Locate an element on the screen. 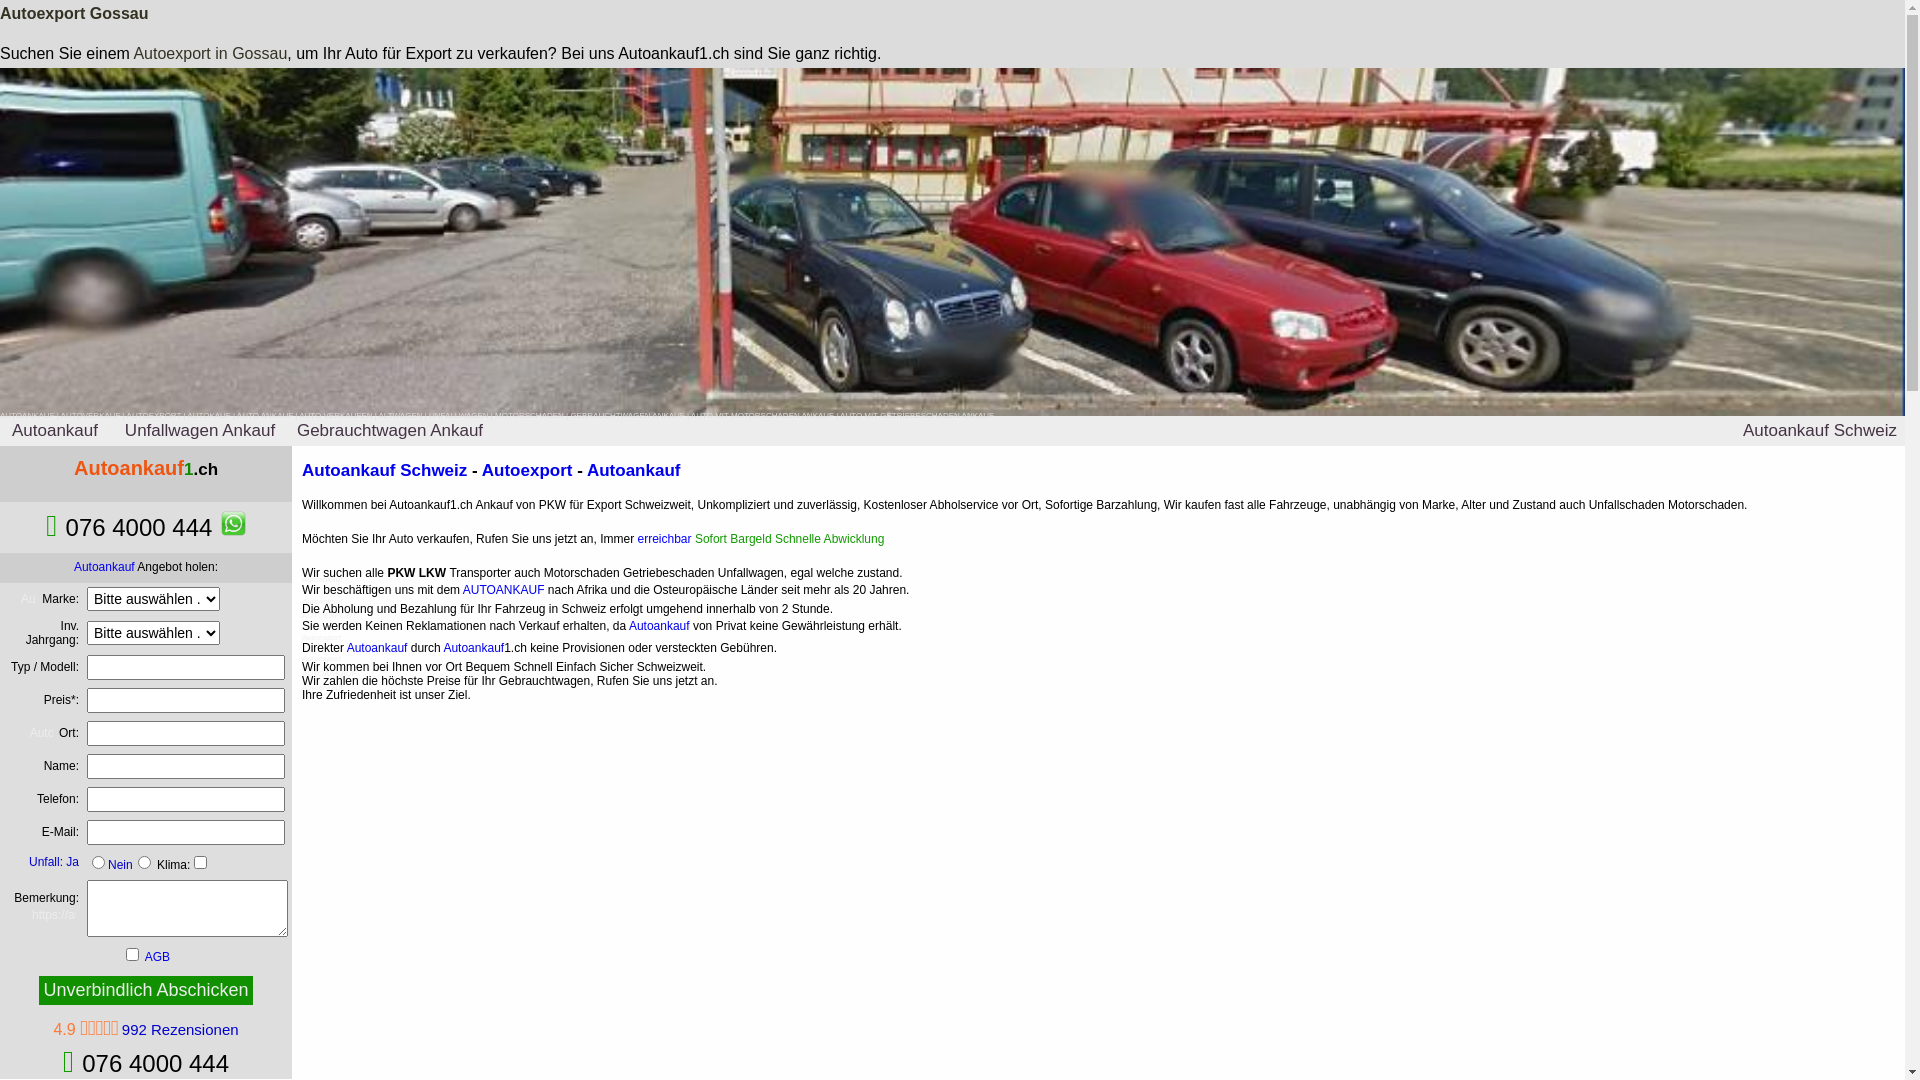 This screenshot has width=1920, height=1080. 'Autoexport in Gossau' is located at coordinates (210, 52).